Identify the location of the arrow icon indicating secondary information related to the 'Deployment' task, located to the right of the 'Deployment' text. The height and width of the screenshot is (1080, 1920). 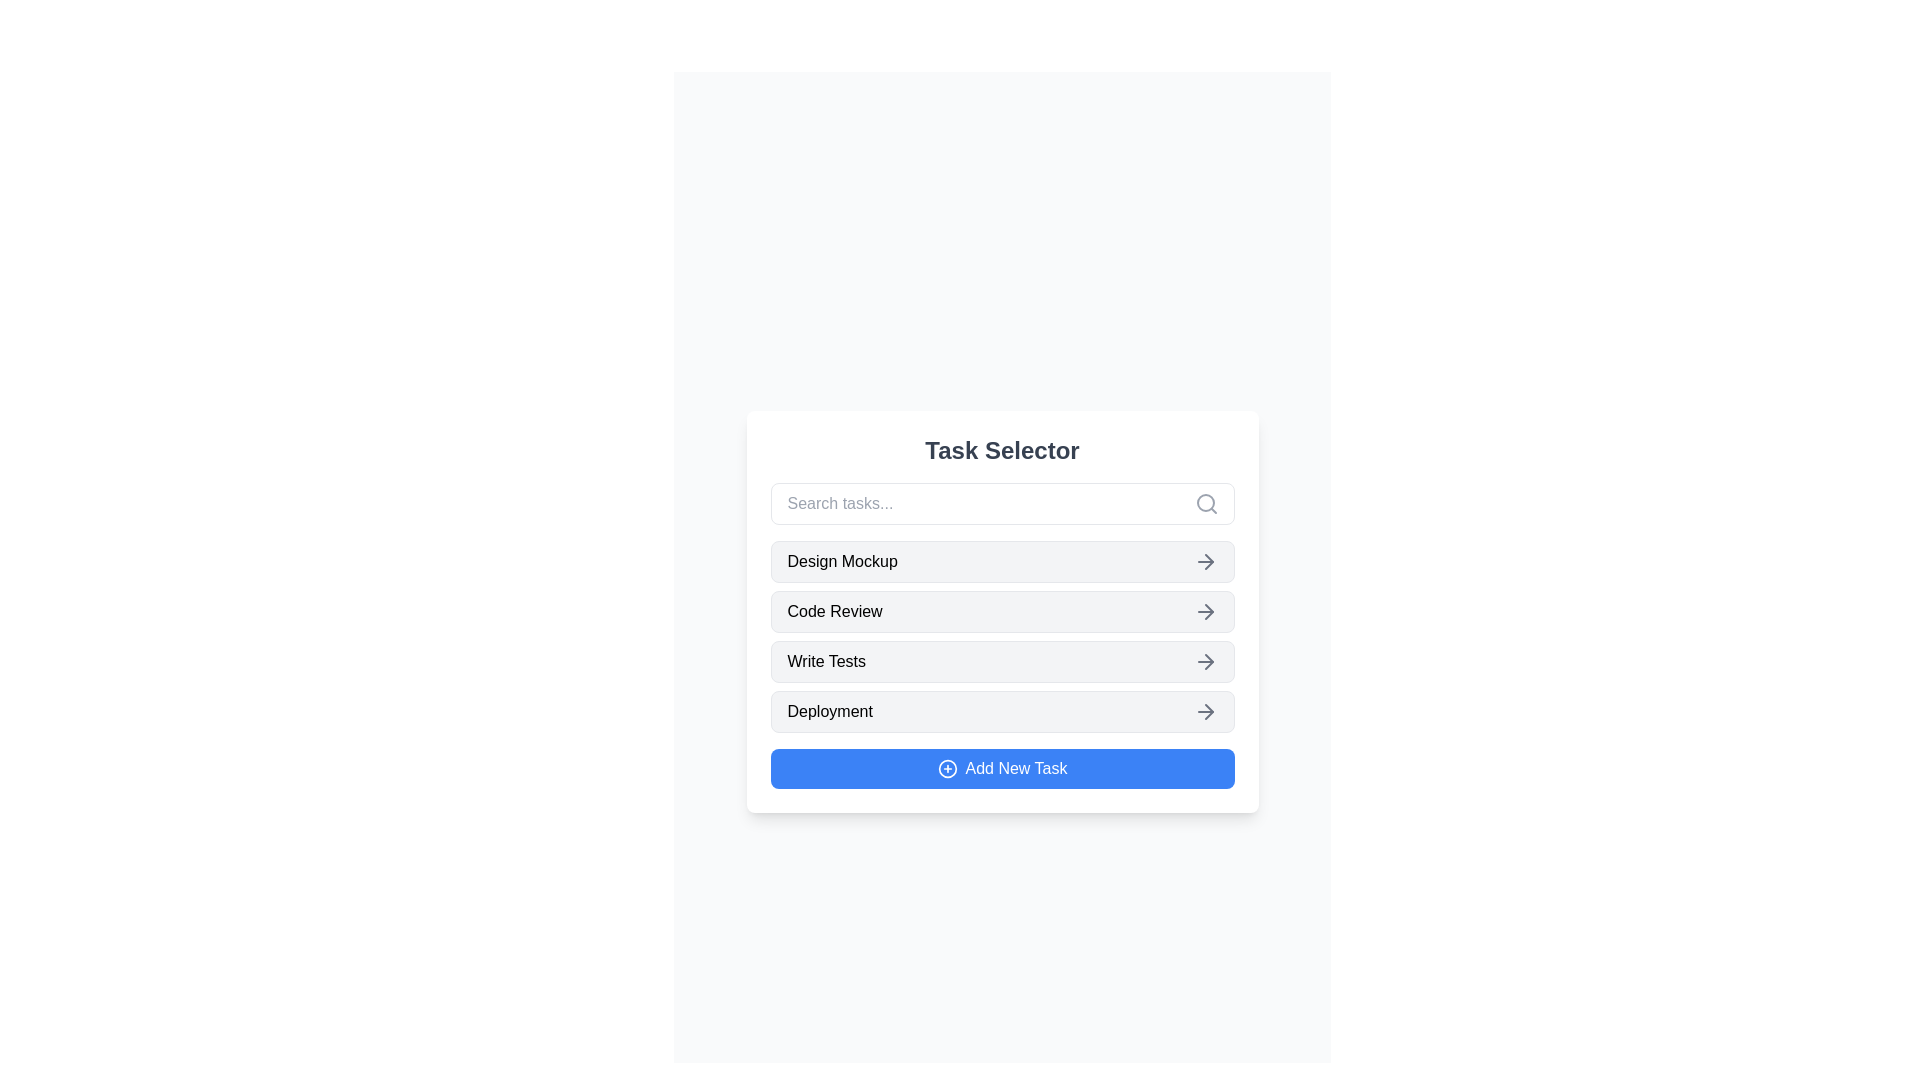
(1208, 711).